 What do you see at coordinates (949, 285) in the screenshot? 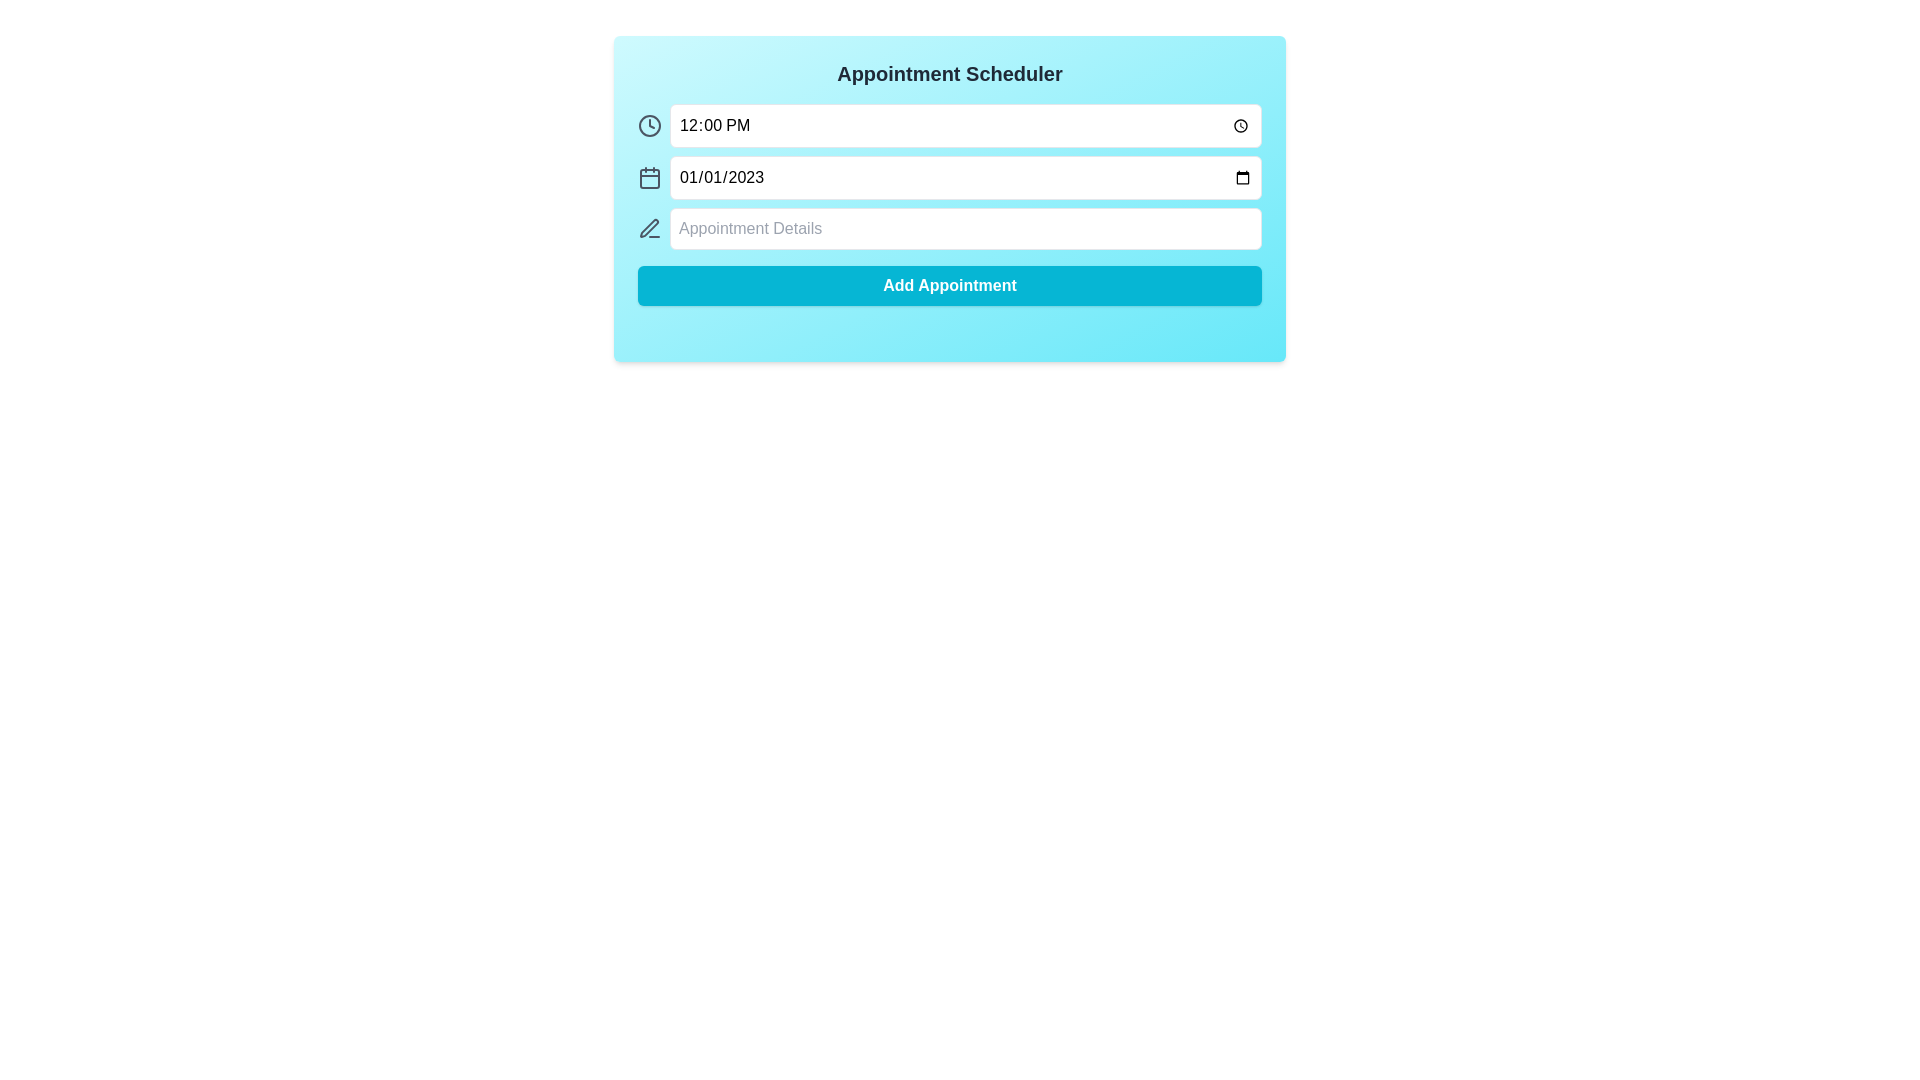
I see `the 'Add Appointment' button, which has a cyan background and bold white text` at bounding box center [949, 285].